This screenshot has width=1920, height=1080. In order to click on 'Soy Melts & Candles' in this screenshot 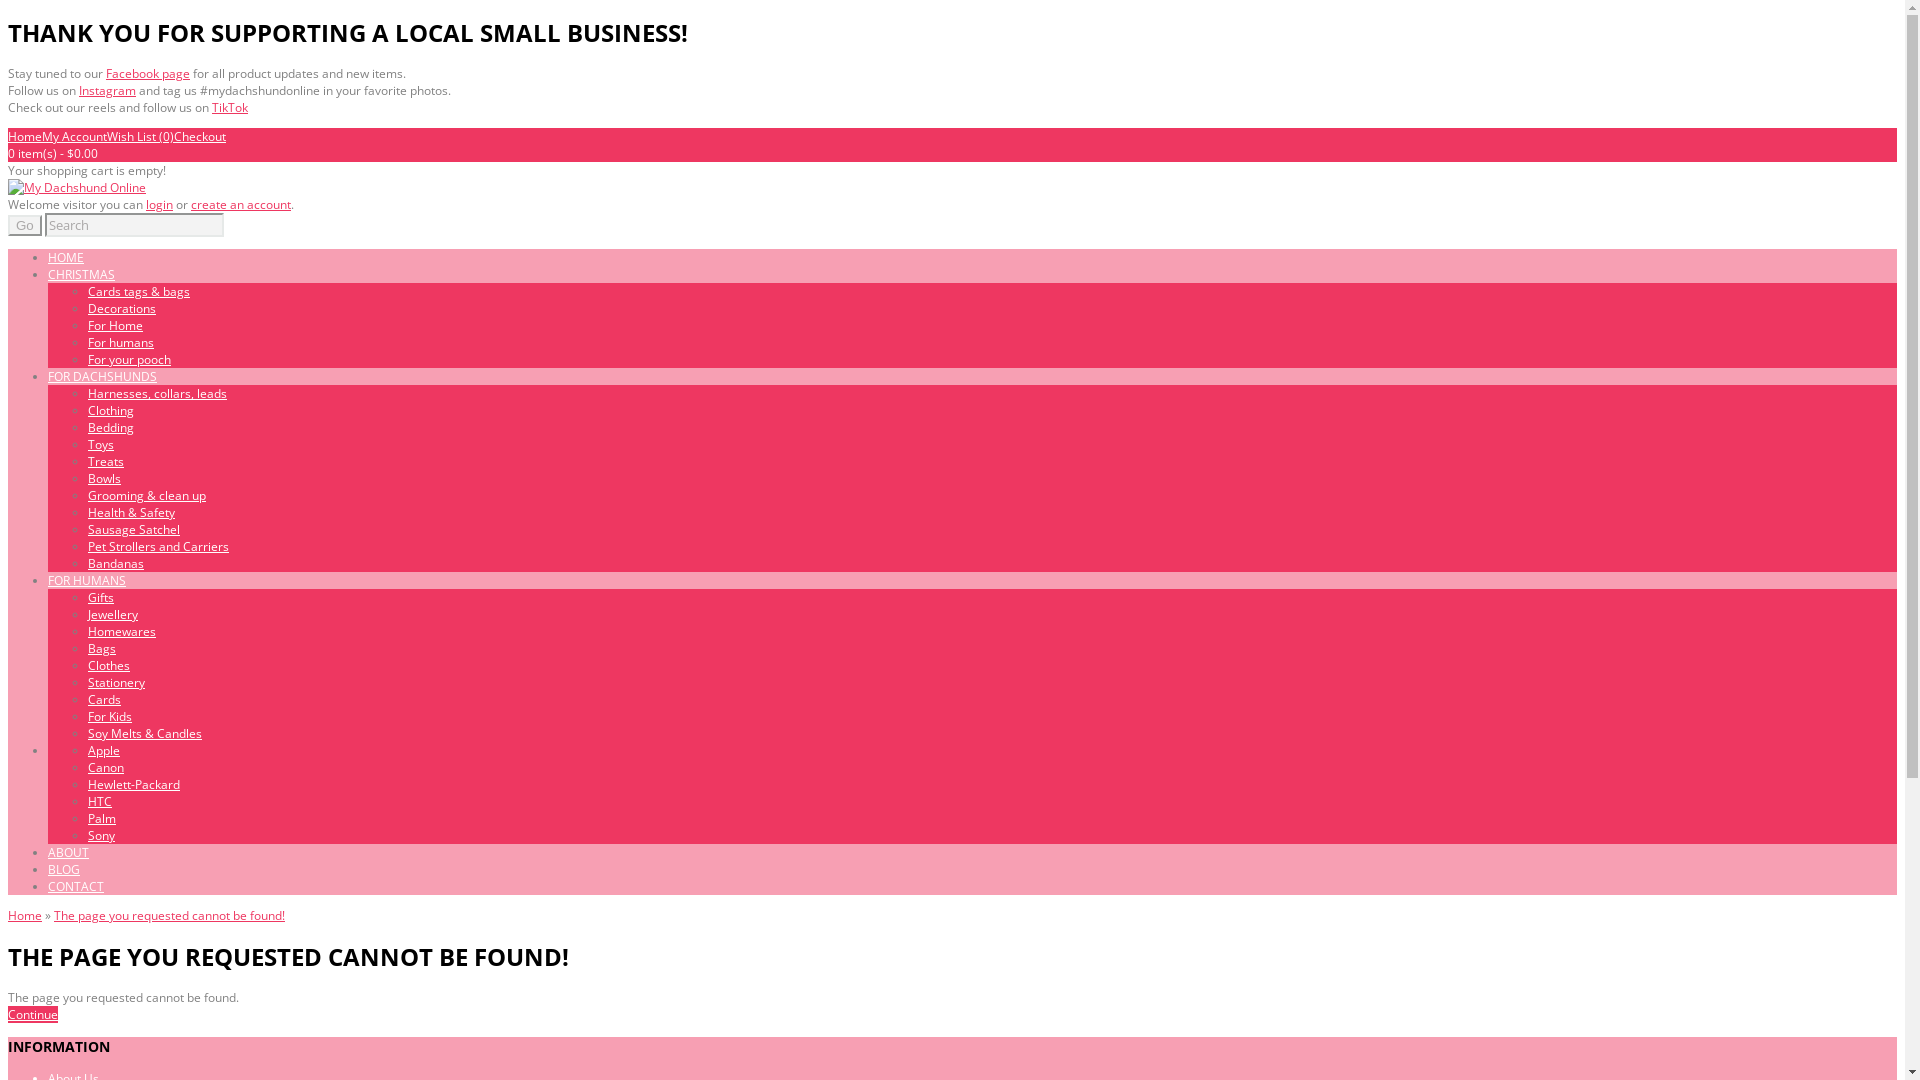, I will do `click(143, 733)`.